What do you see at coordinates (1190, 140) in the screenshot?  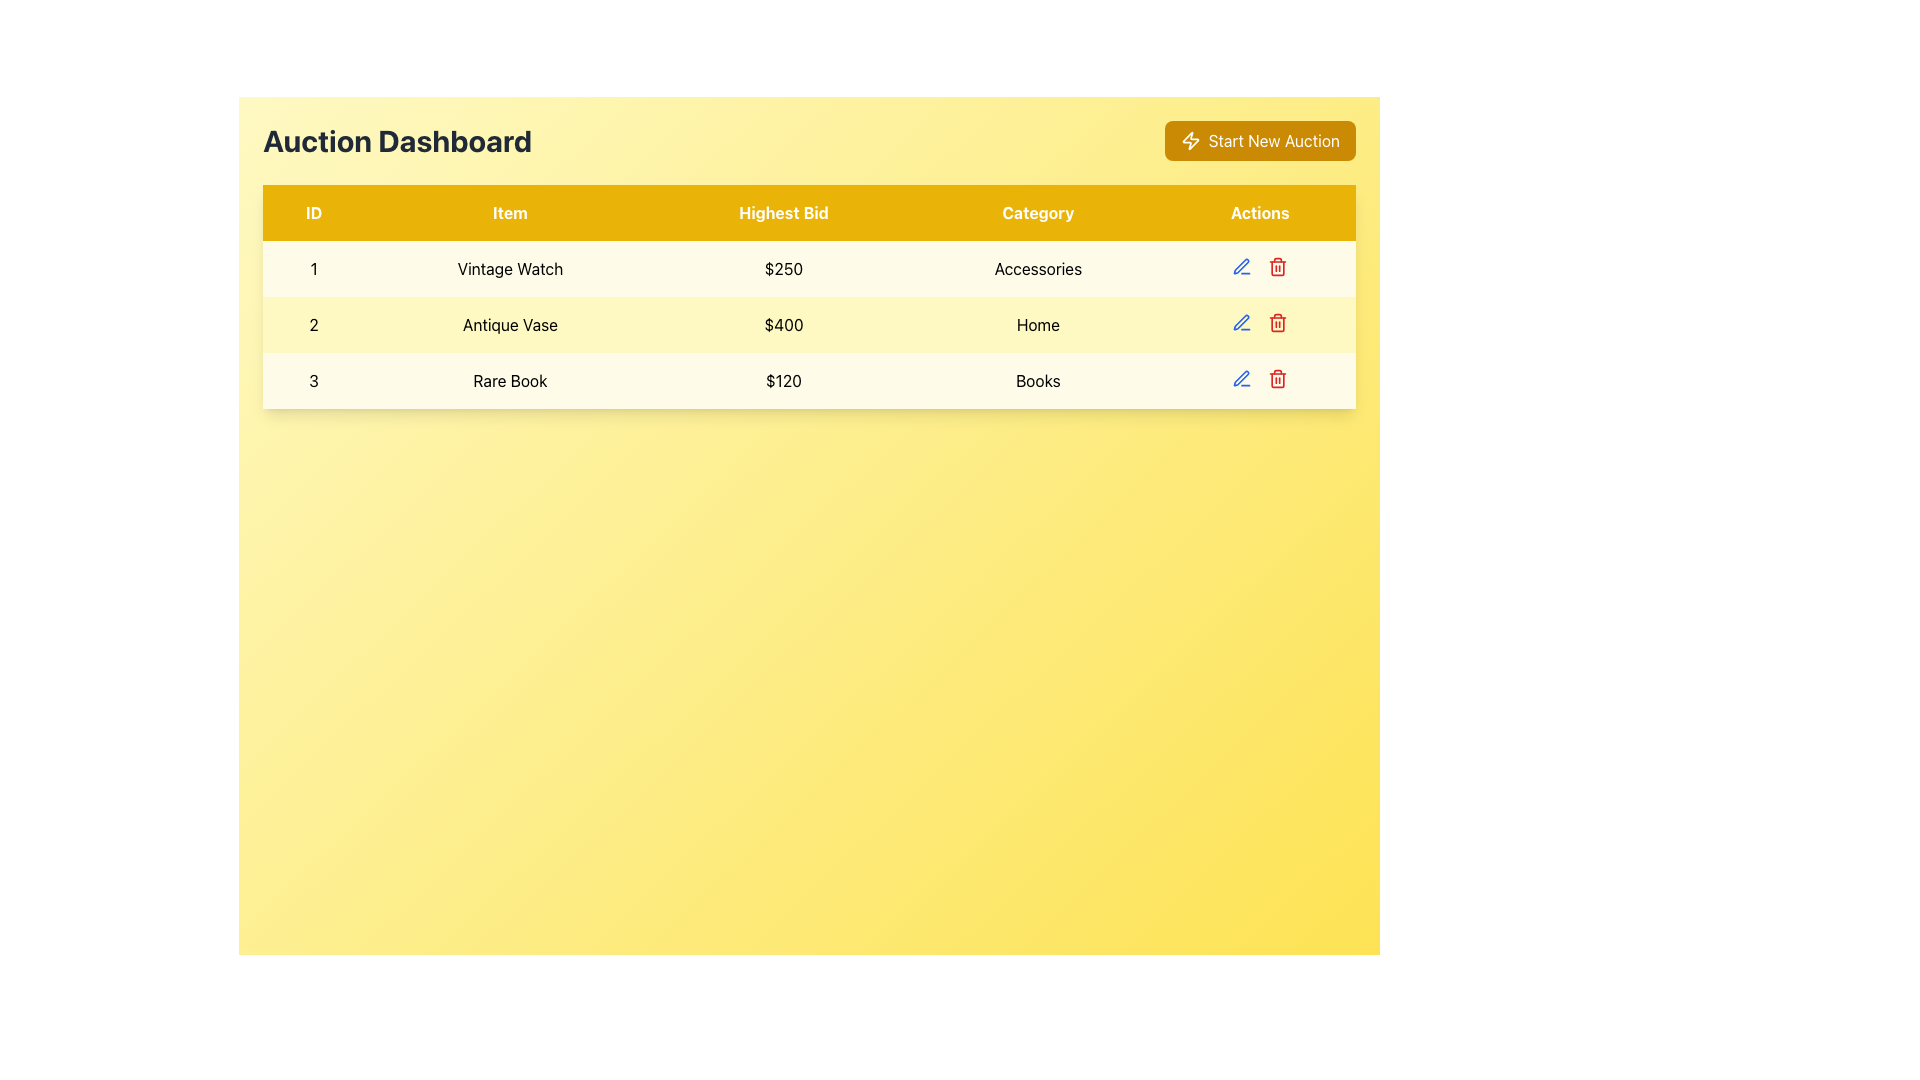 I see `the stylized lightning icon within the 'Start New Auction' button, which is outlined and red, located in the top-right section of the Auction Dashboard` at bounding box center [1190, 140].